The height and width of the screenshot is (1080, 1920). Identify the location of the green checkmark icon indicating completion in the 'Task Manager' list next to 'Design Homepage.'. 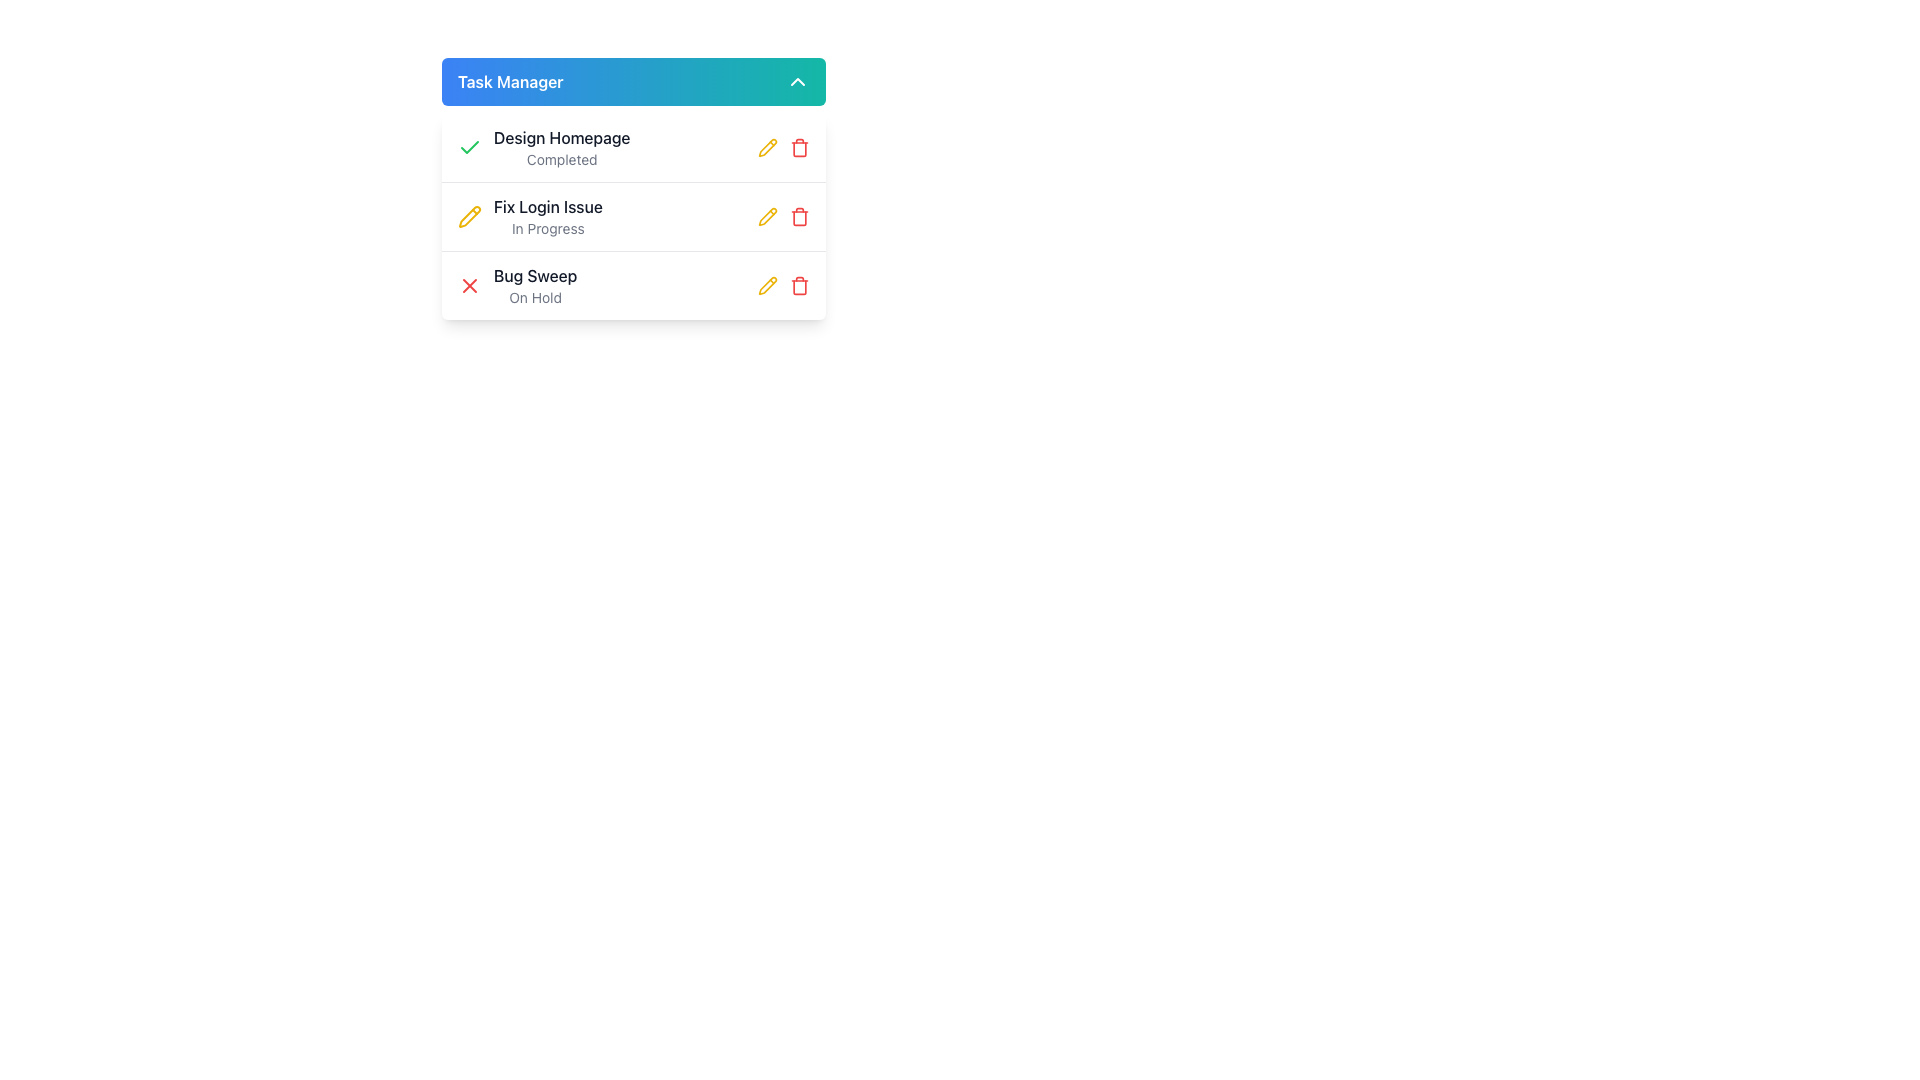
(469, 146).